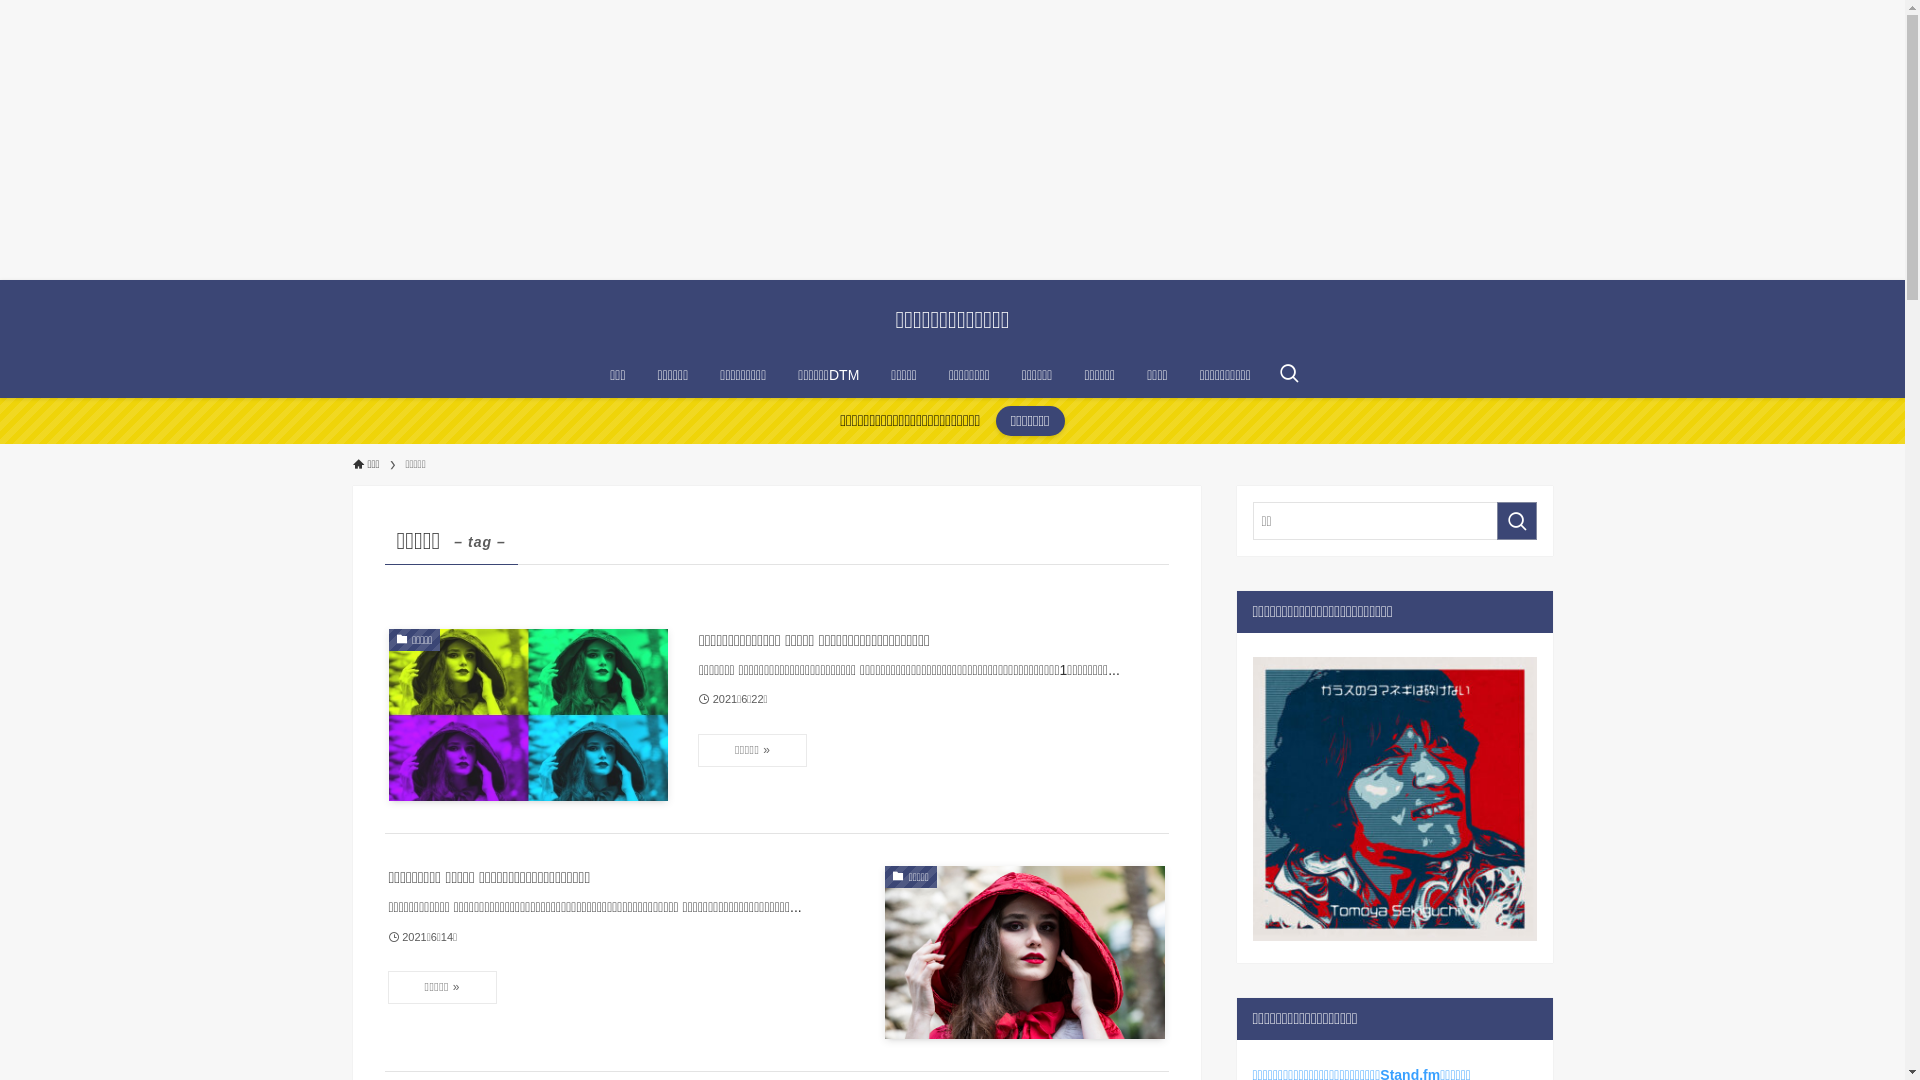 The image size is (1920, 1080). Describe the element at coordinates (1214, 555) in the screenshot. I see `'search'` at that location.